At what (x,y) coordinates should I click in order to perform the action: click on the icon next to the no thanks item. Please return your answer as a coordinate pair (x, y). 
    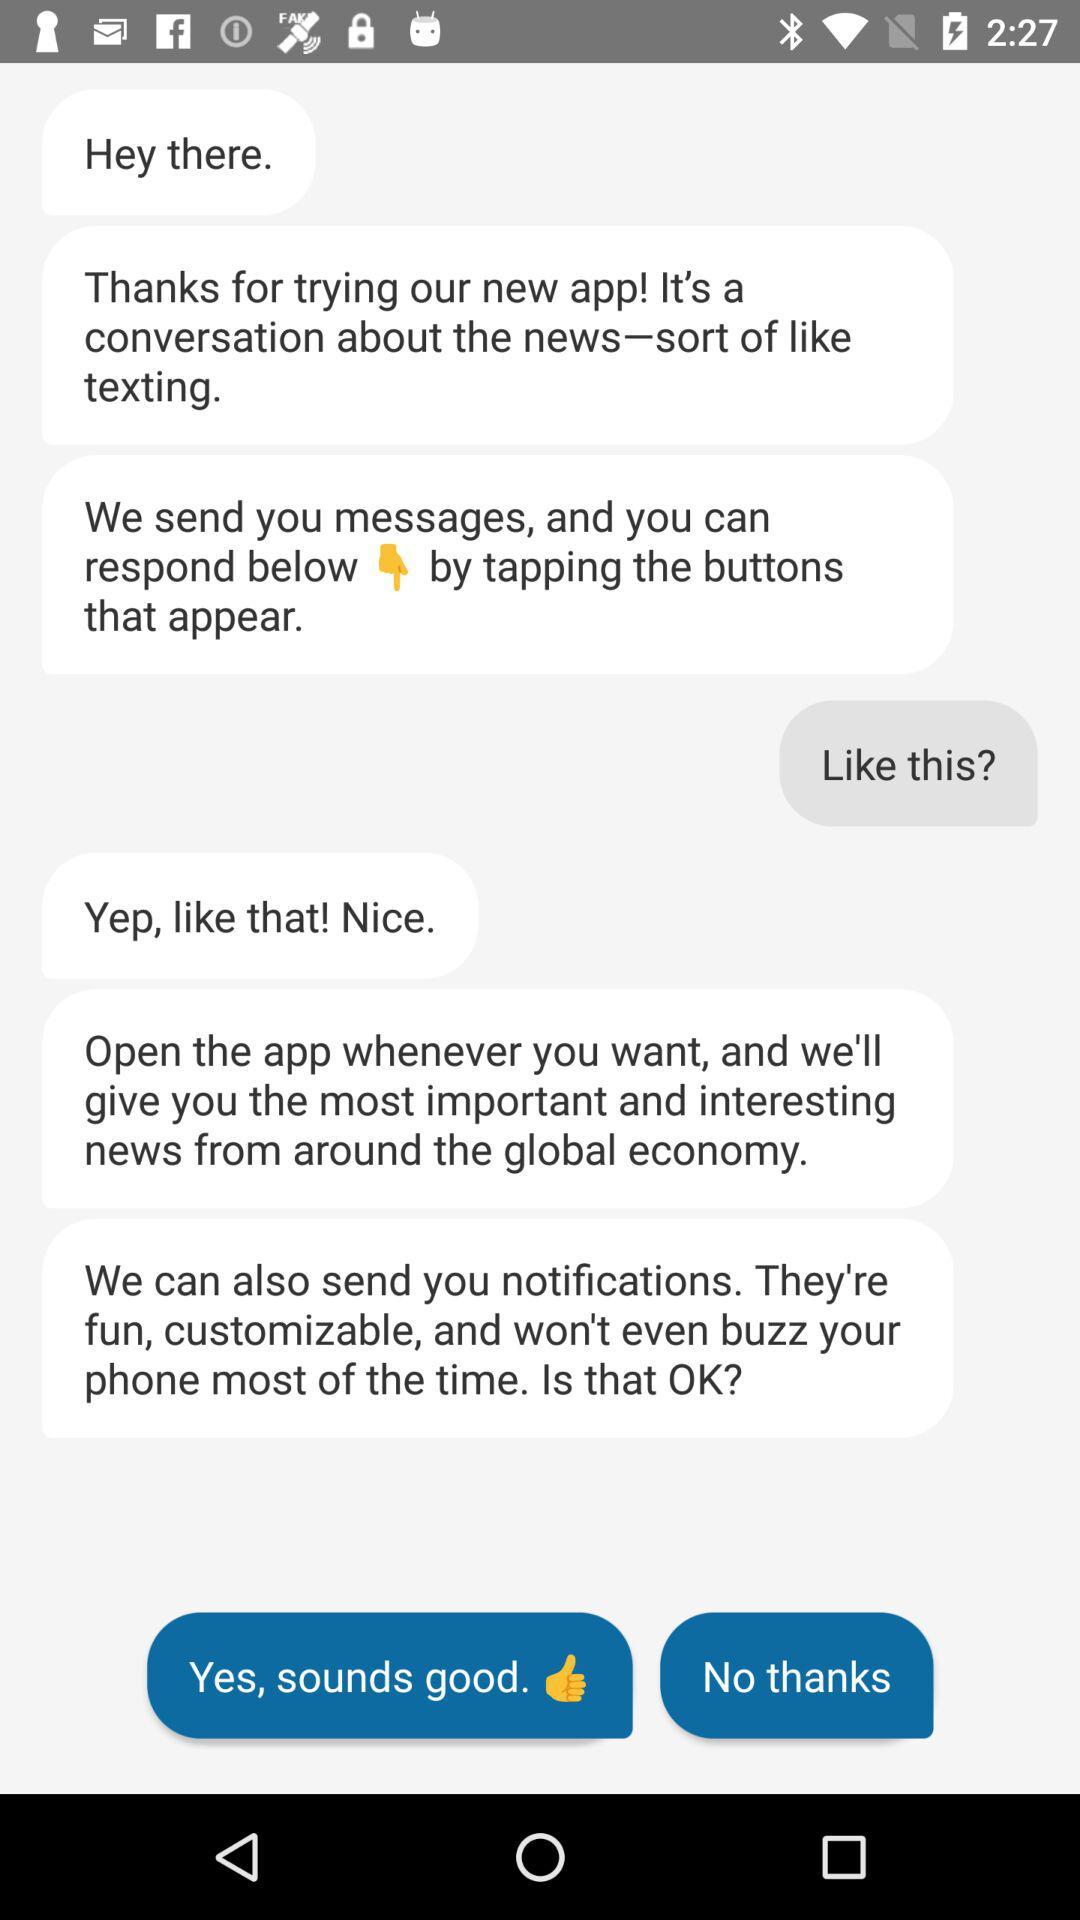
    Looking at the image, I should click on (389, 1675).